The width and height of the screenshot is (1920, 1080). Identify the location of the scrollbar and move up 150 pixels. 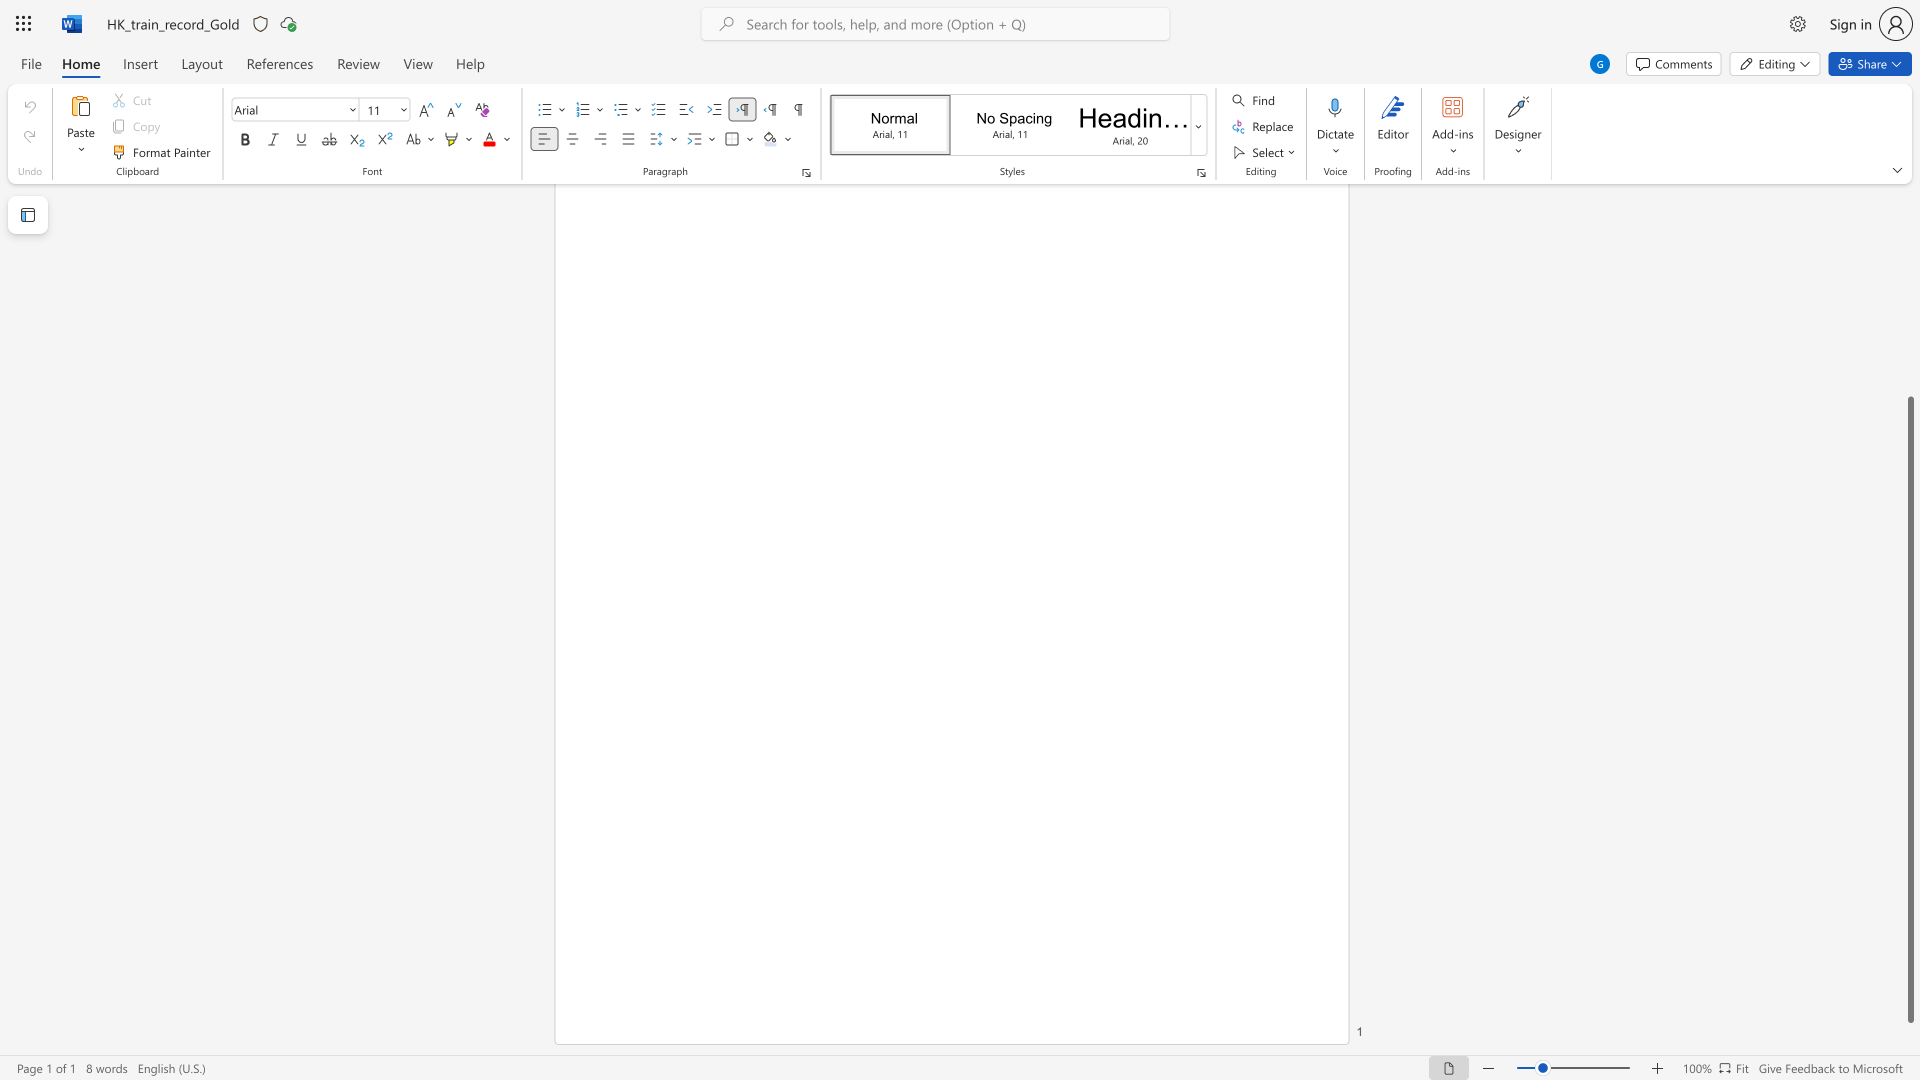
(1909, 708).